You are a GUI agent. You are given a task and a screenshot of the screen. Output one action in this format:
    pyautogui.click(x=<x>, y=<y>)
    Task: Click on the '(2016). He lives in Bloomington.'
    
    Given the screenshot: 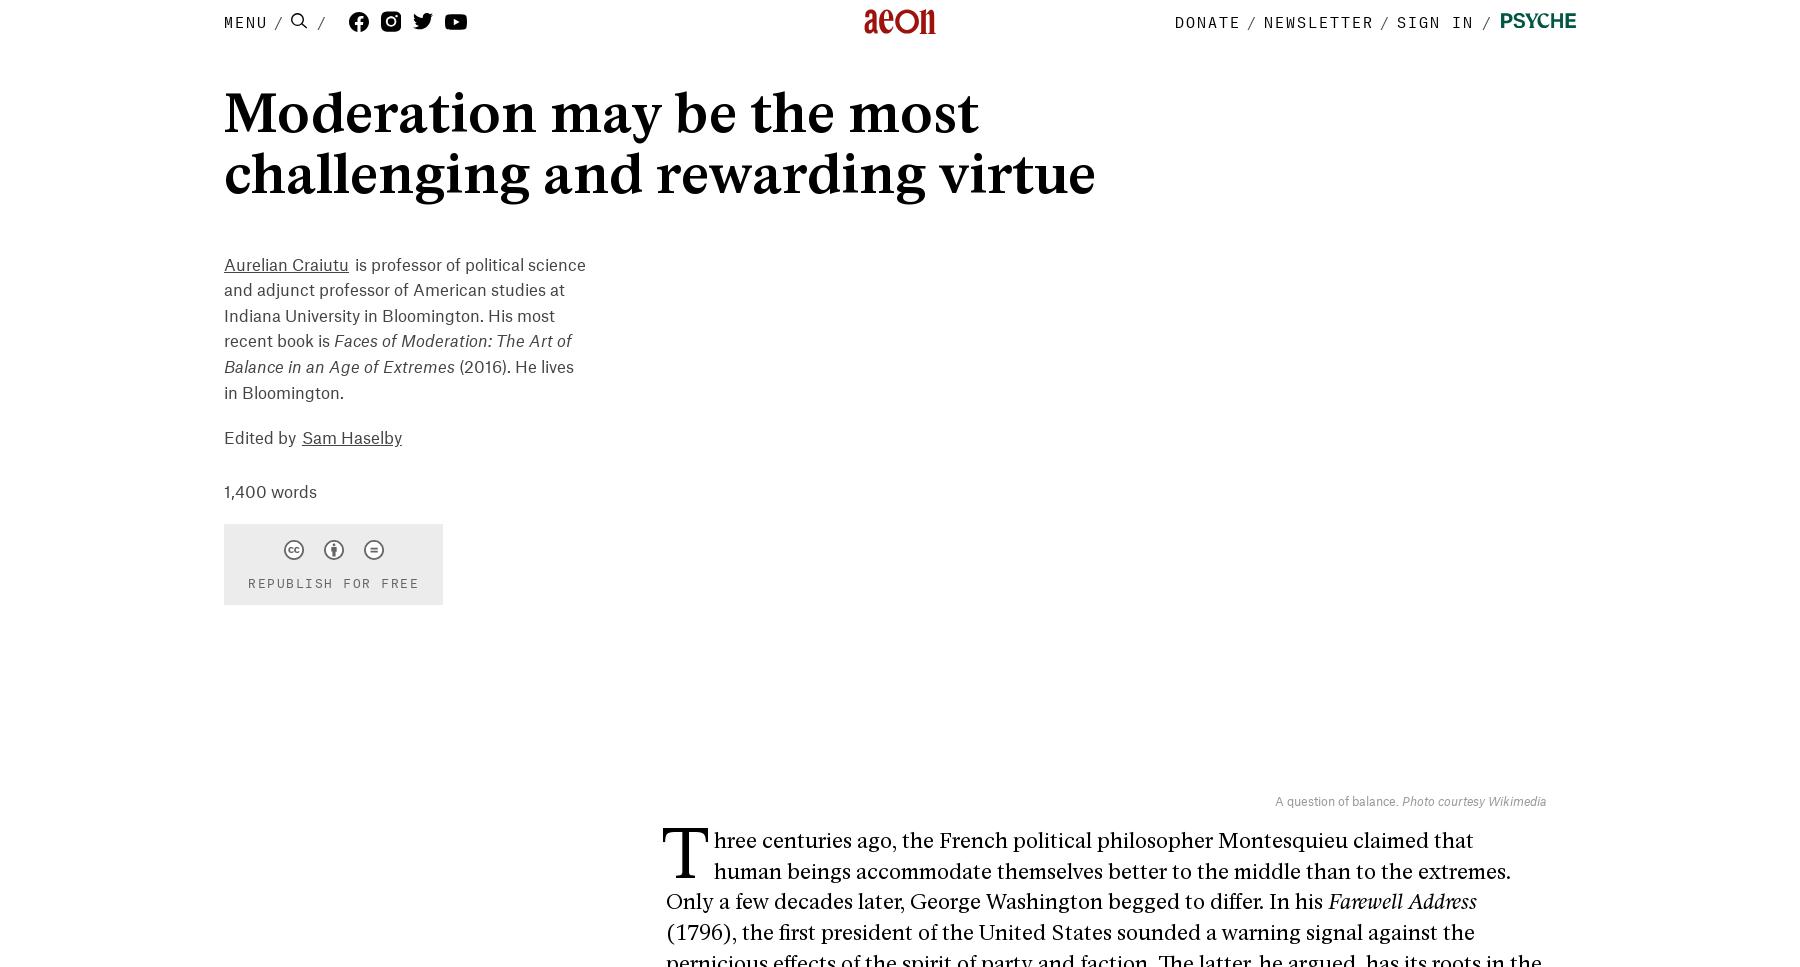 What is the action you would take?
    pyautogui.click(x=399, y=380)
    